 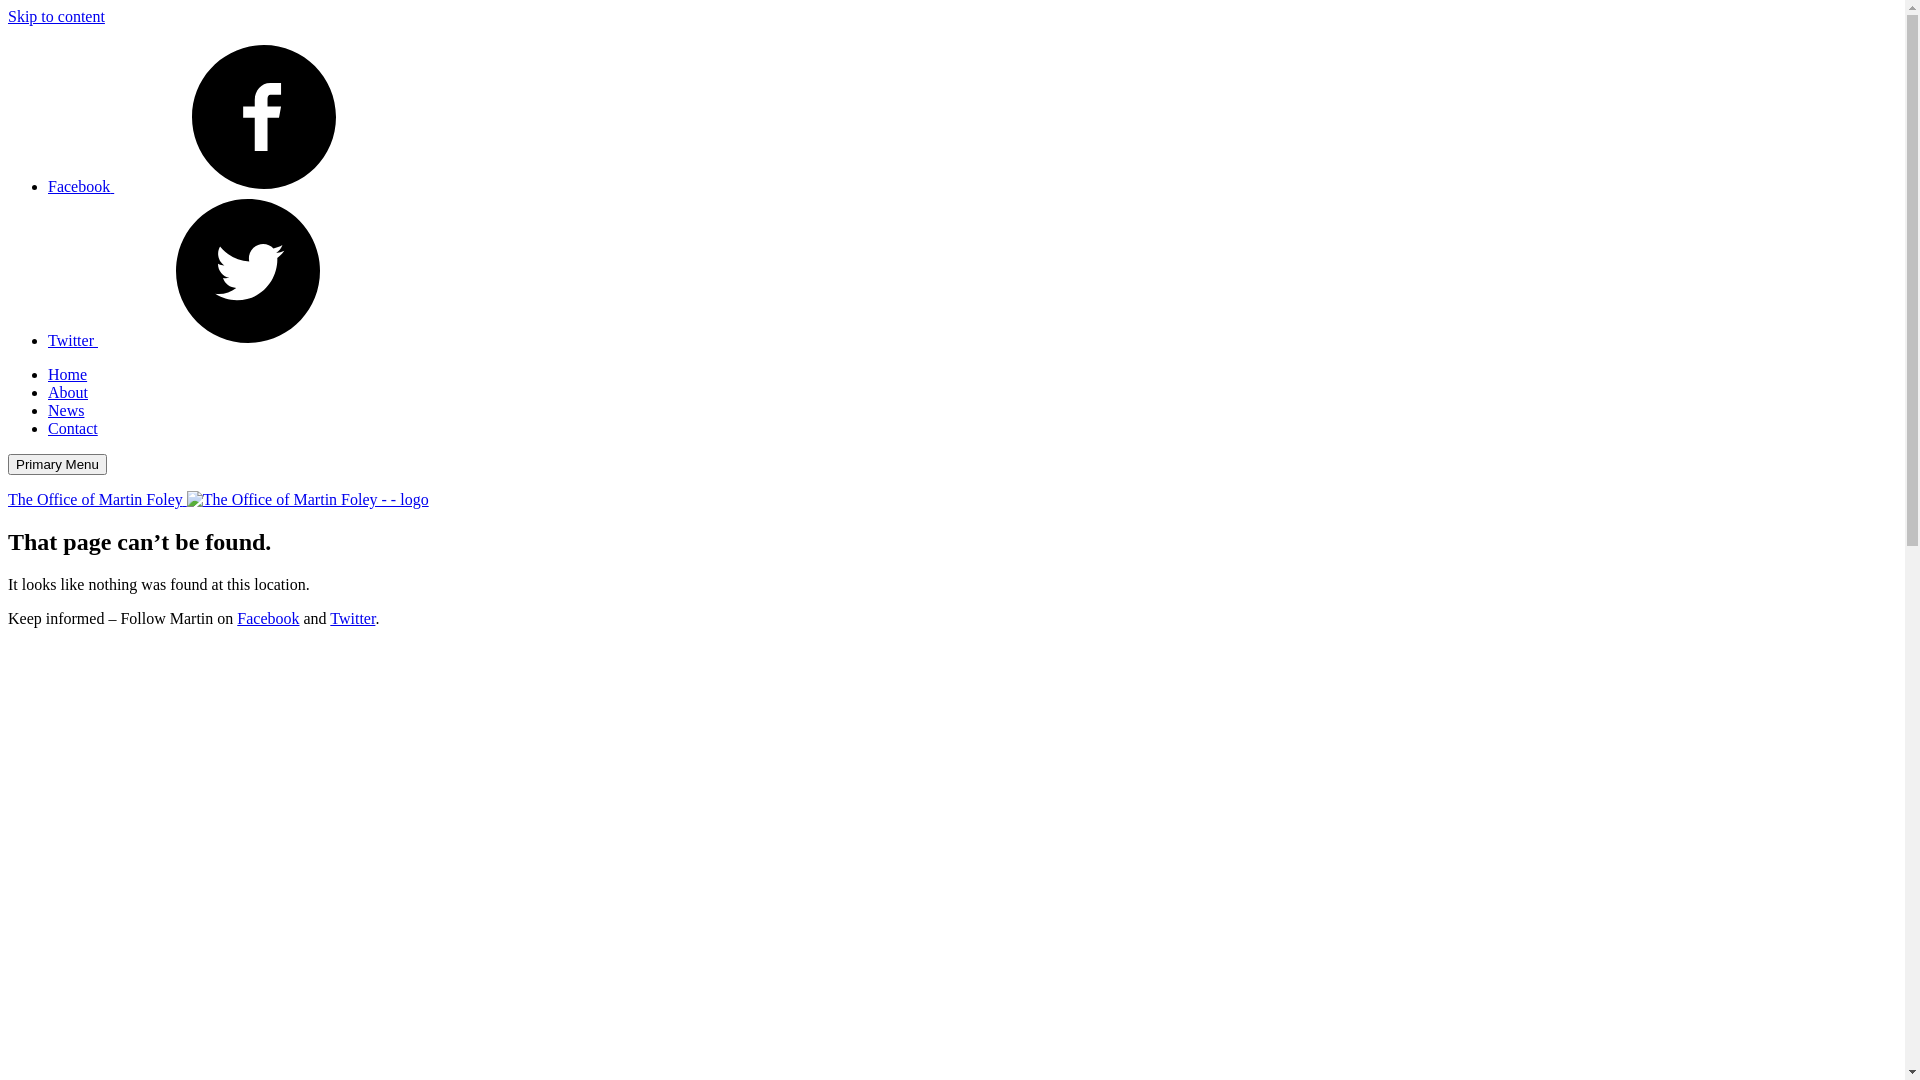 What do you see at coordinates (48, 409) in the screenshot?
I see `'News'` at bounding box center [48, 409].